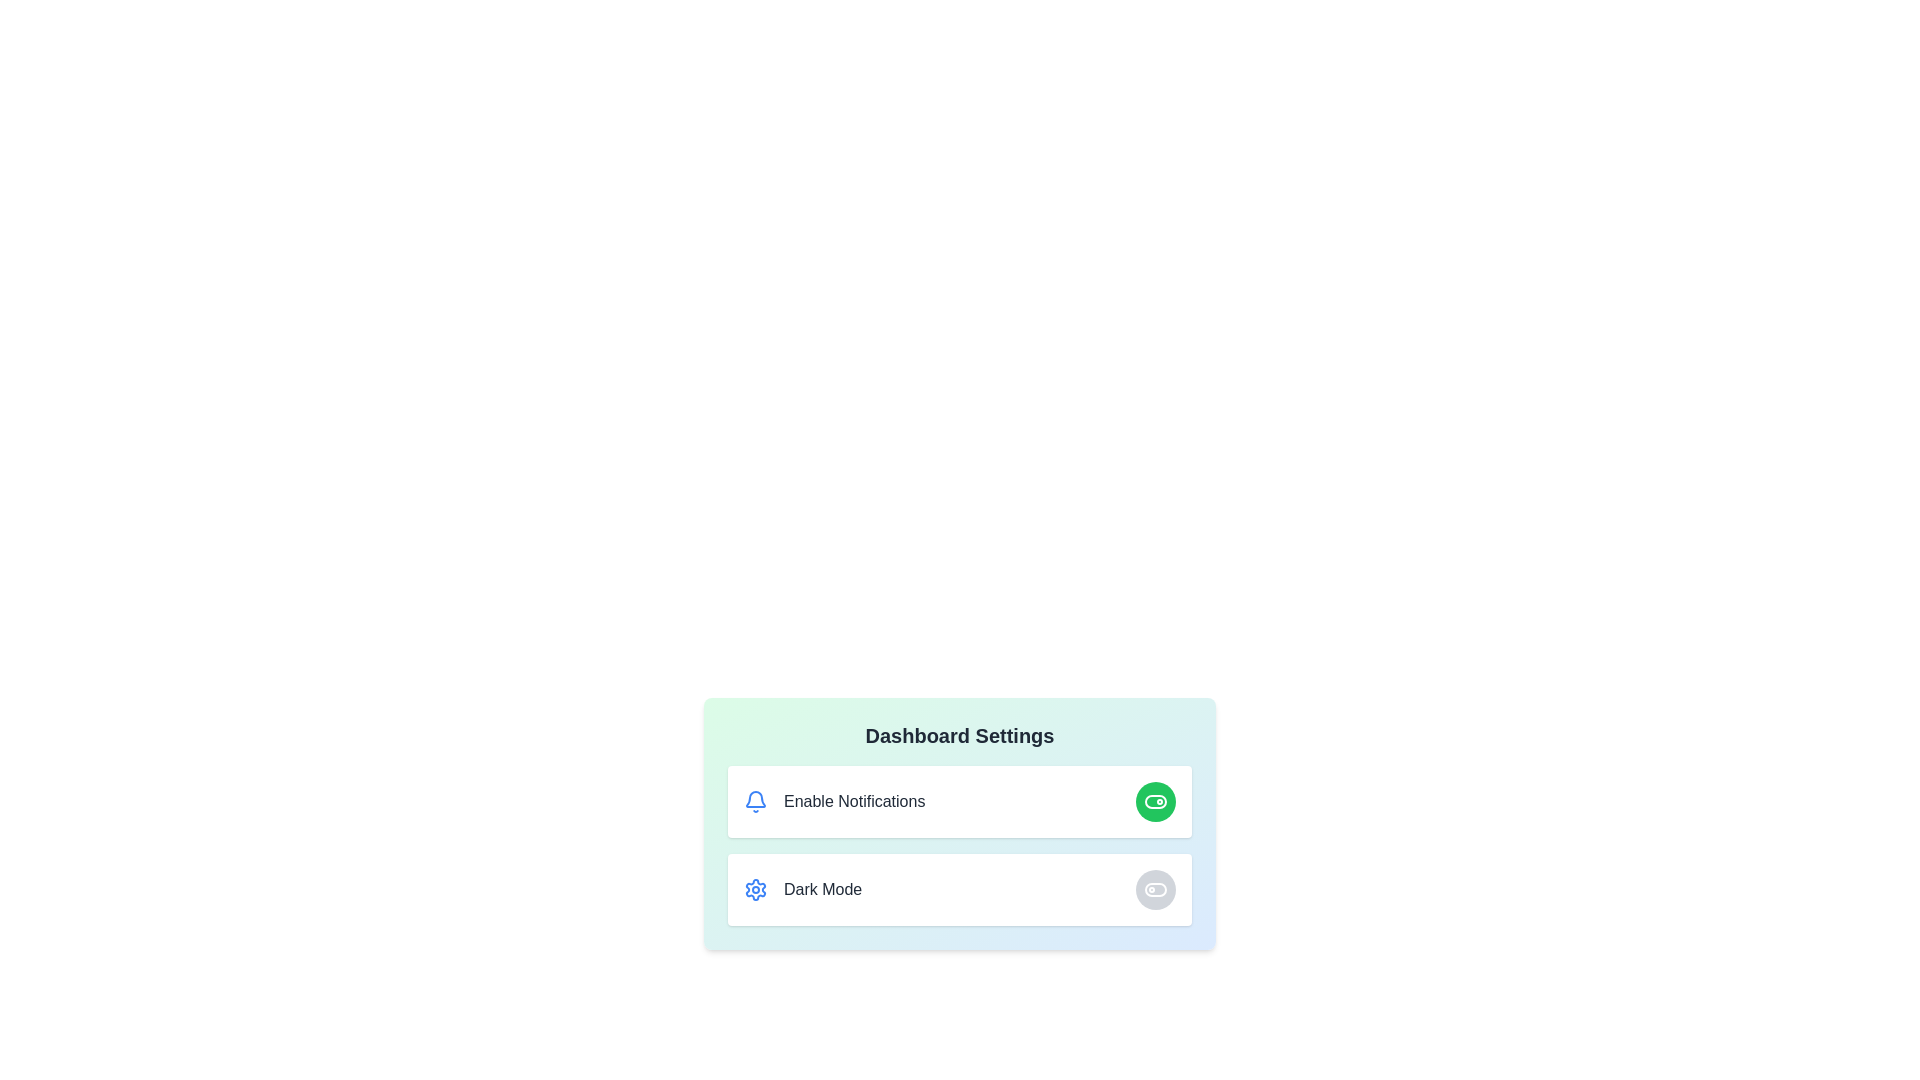  I want to click on the 'Dark Mode' text label in the 'Dashboard Settings' menu, which is positioned to the right of a gear-like icon, so click(823, 889).